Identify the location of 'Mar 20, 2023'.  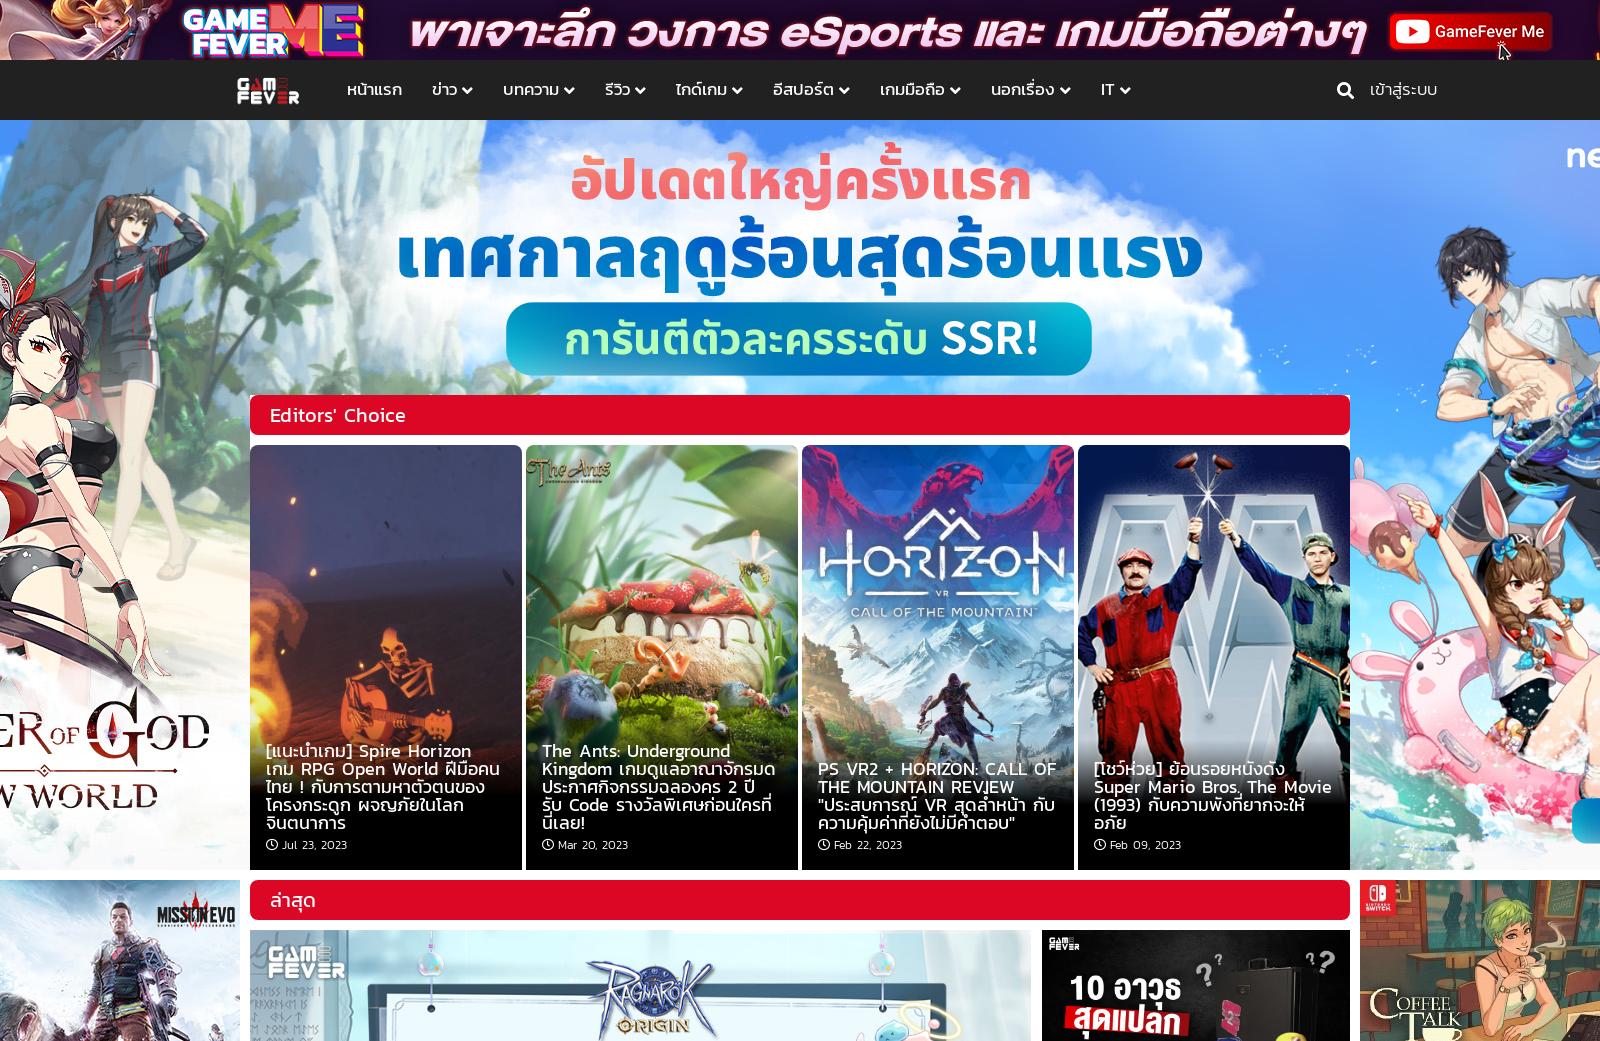
(557, 843).